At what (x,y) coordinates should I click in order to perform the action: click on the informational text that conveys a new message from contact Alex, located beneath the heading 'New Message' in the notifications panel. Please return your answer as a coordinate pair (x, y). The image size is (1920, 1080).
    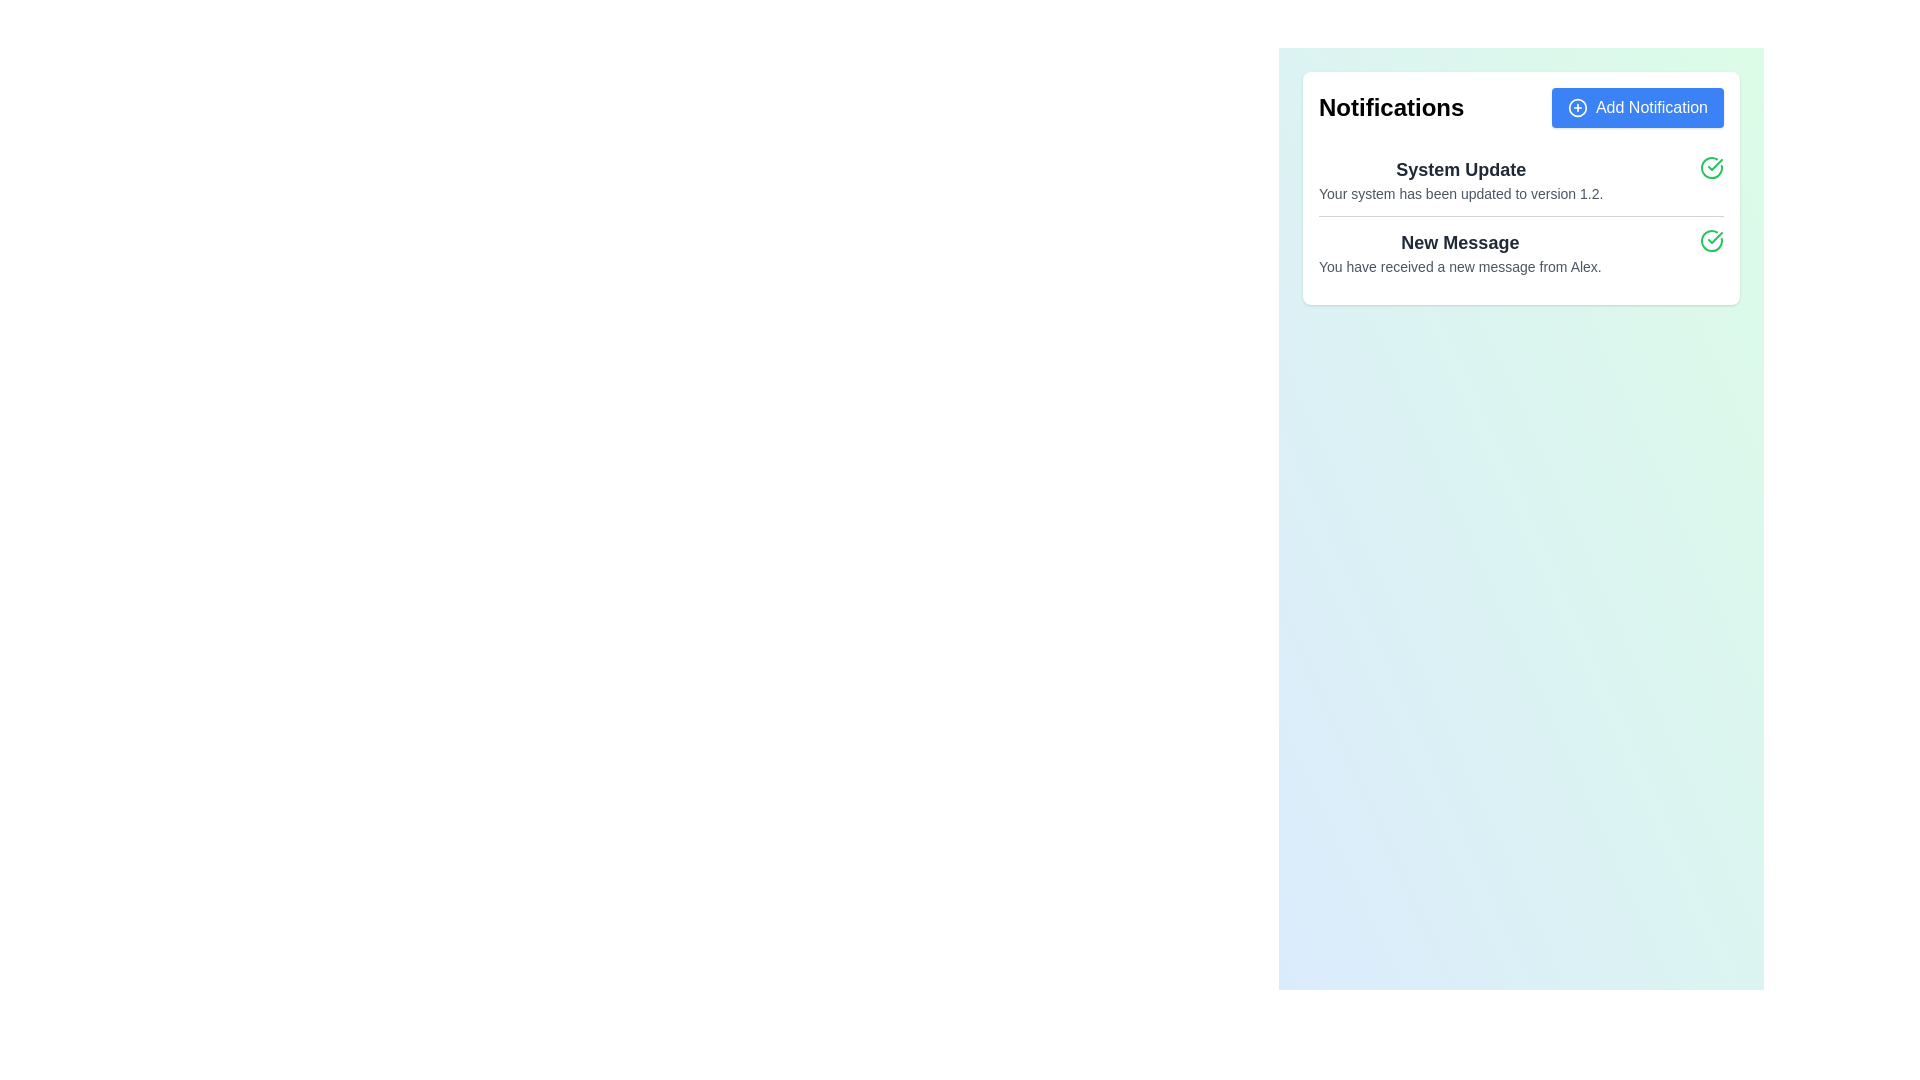
    Looking at the image, I should click on (1460, 265).